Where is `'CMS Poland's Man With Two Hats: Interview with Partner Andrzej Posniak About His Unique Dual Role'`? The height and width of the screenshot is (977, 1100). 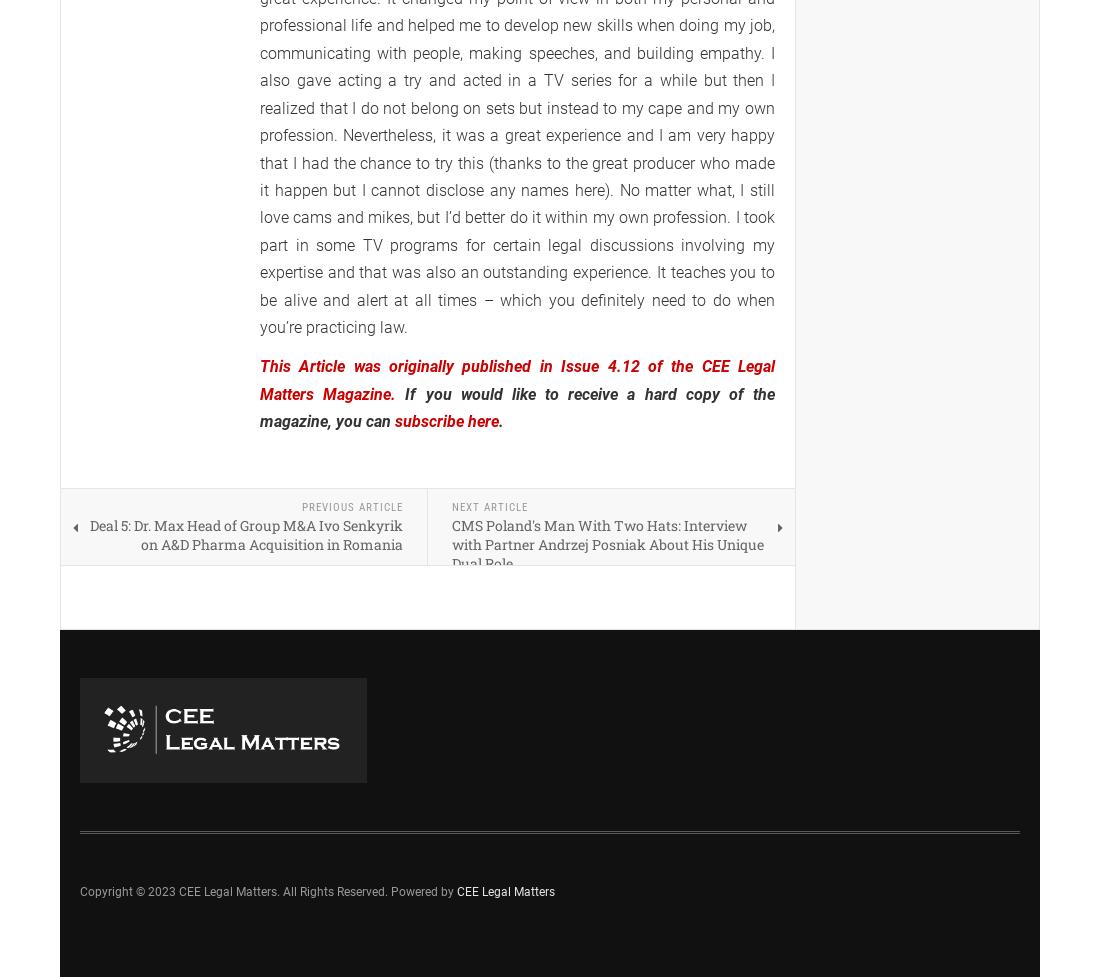 'CMS Poland's Man With Two Hats: Interview with Partner Andrzej Posniak About His Unique Dual Role' is located at coordinates (606, 542).